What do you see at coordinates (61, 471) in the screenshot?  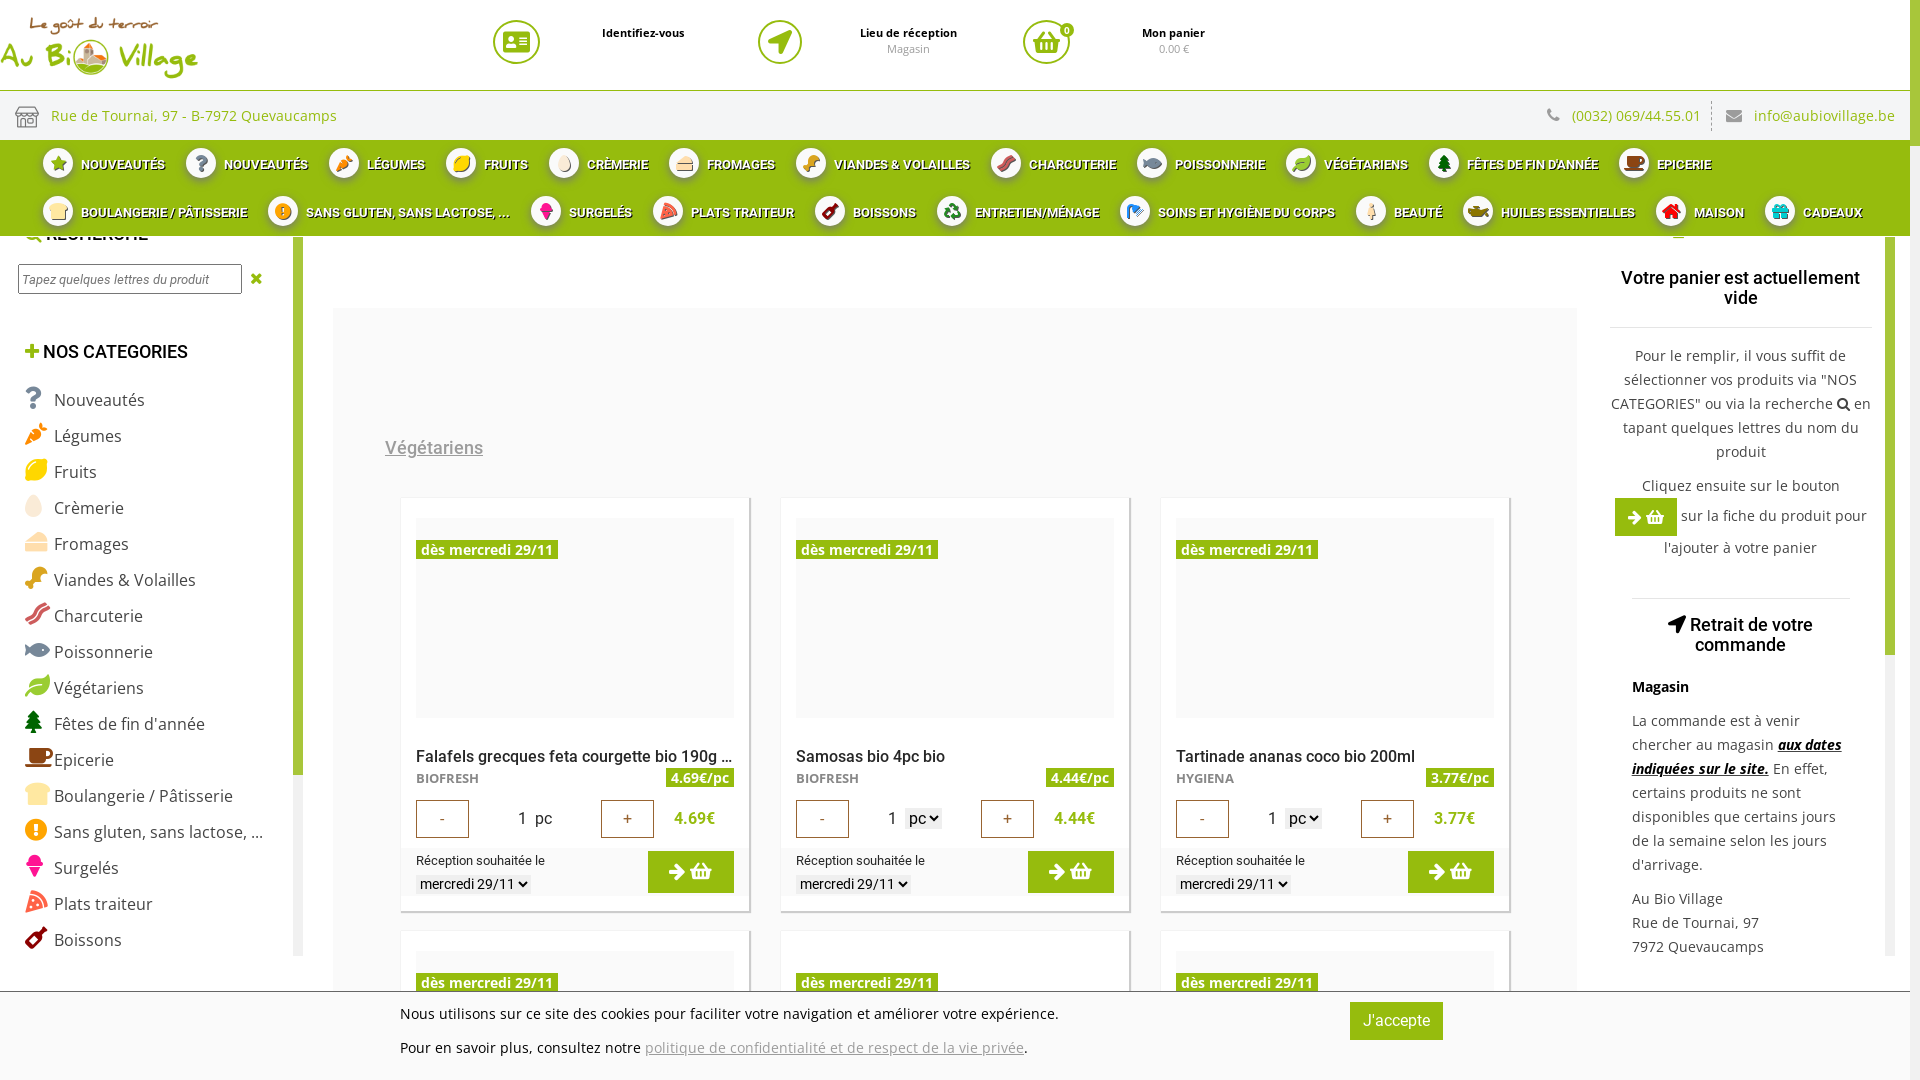 I see `'Fruits'` at bounding box center [61, 471].